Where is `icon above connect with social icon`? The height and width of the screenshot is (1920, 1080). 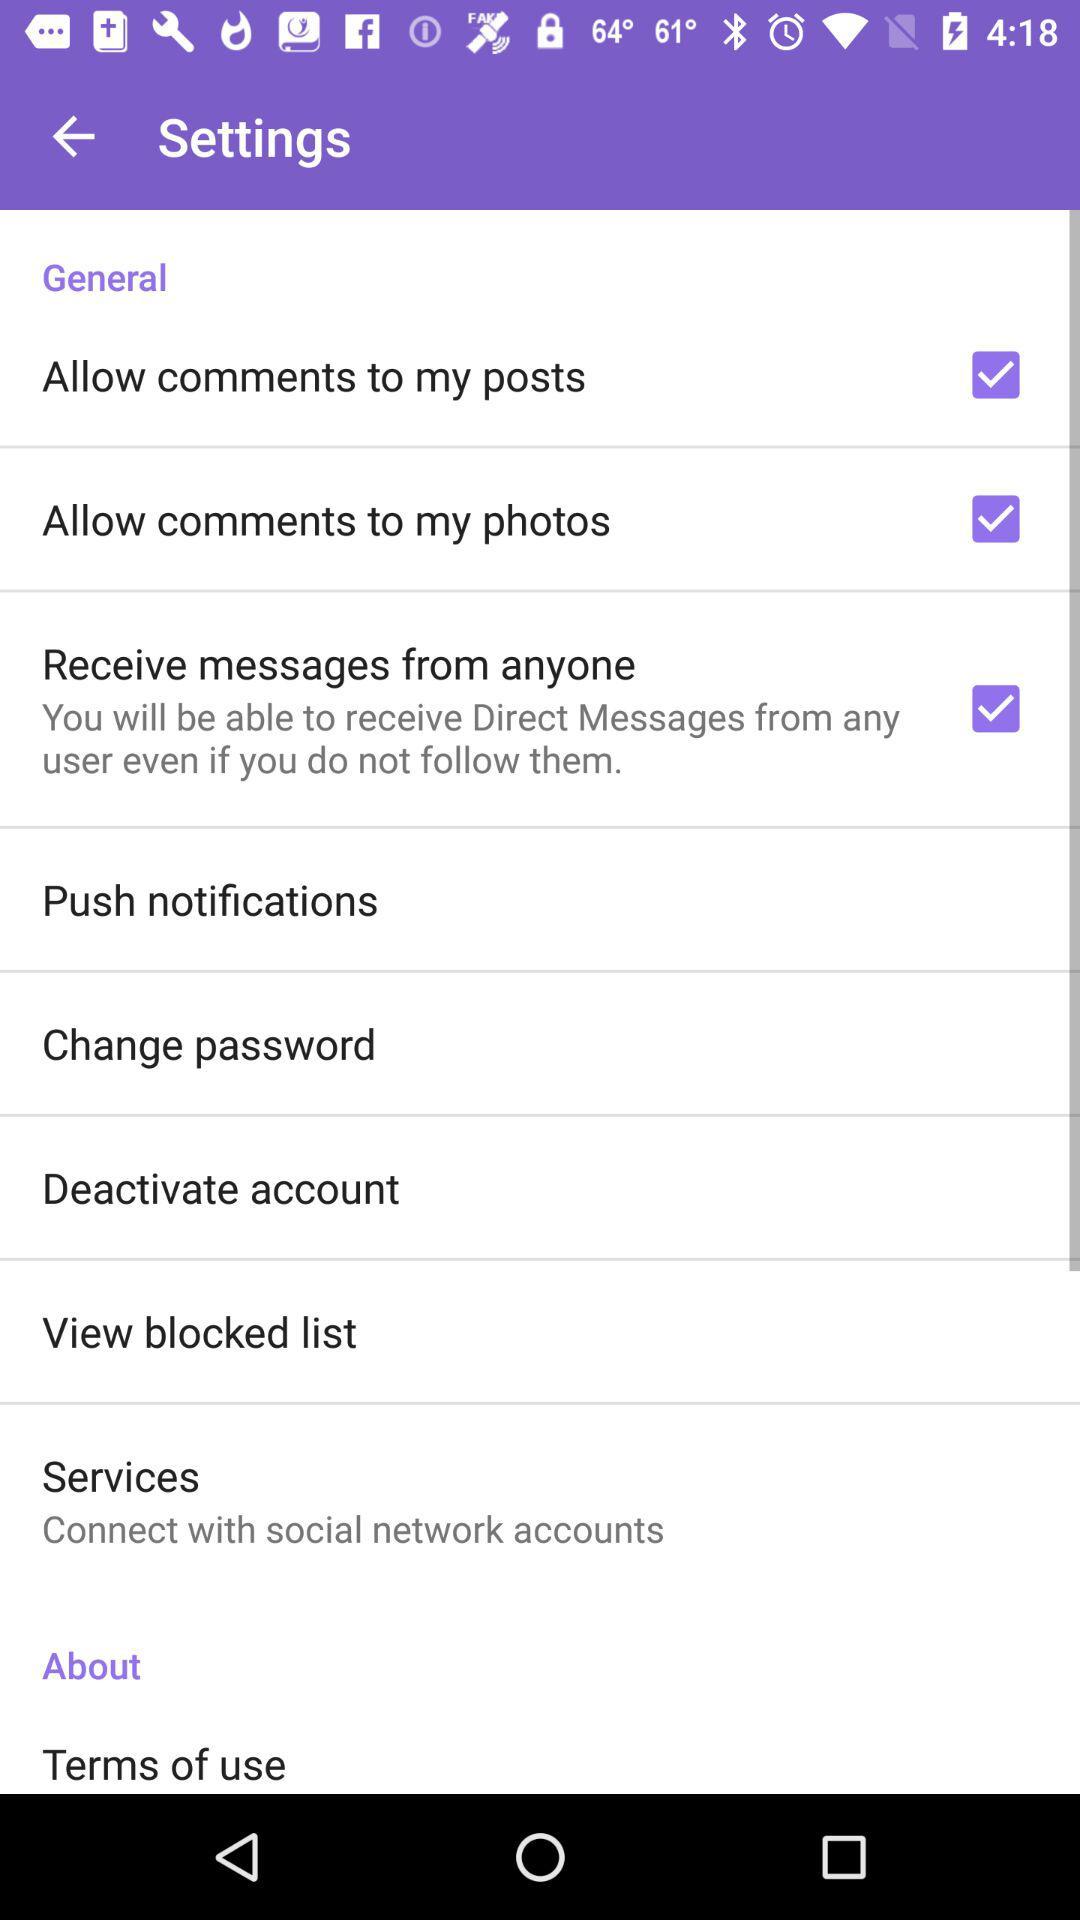
icon above connect with social icon is located at coordinates (121, 1475).